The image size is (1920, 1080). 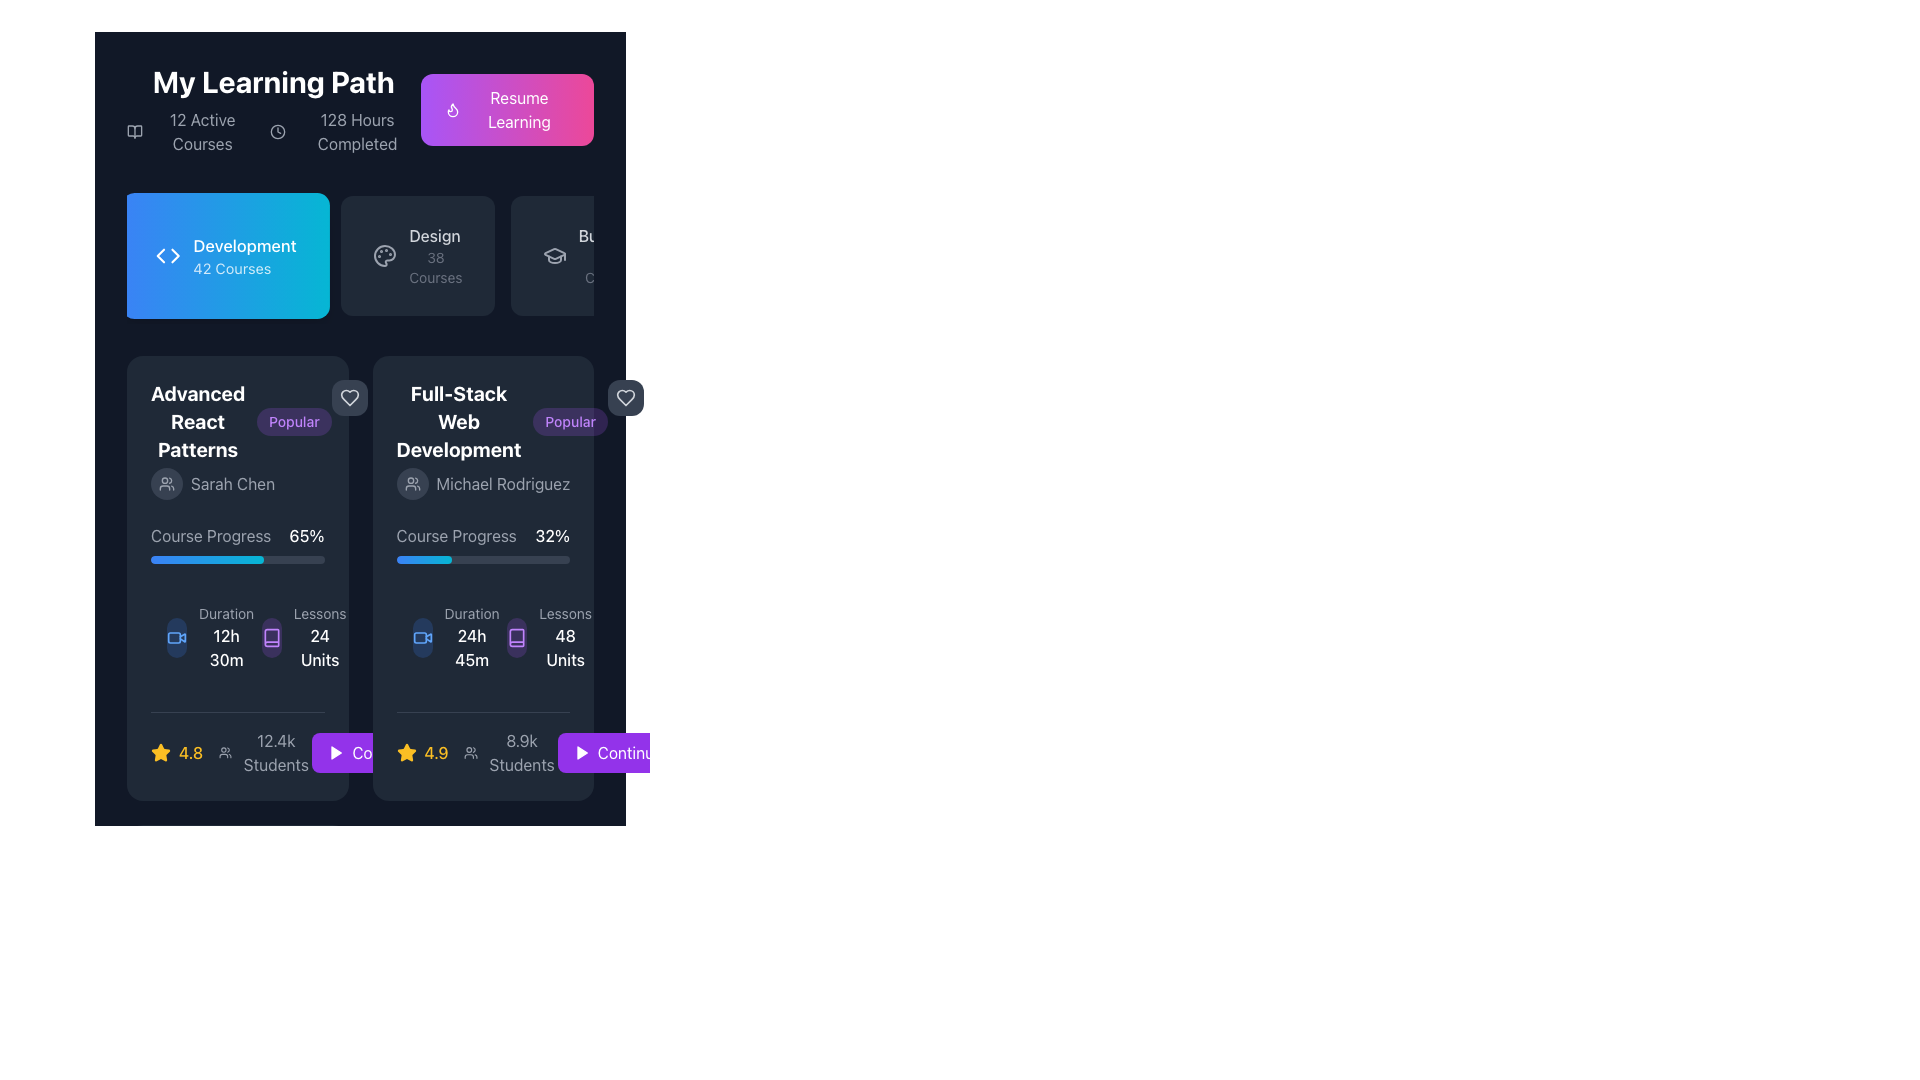 I want to click on the progress bar segment indicating 32% task completion, which is visually styled with a blue to cyan gradient and is located under the 'Course Progress' text, so click(x=423, y=559).